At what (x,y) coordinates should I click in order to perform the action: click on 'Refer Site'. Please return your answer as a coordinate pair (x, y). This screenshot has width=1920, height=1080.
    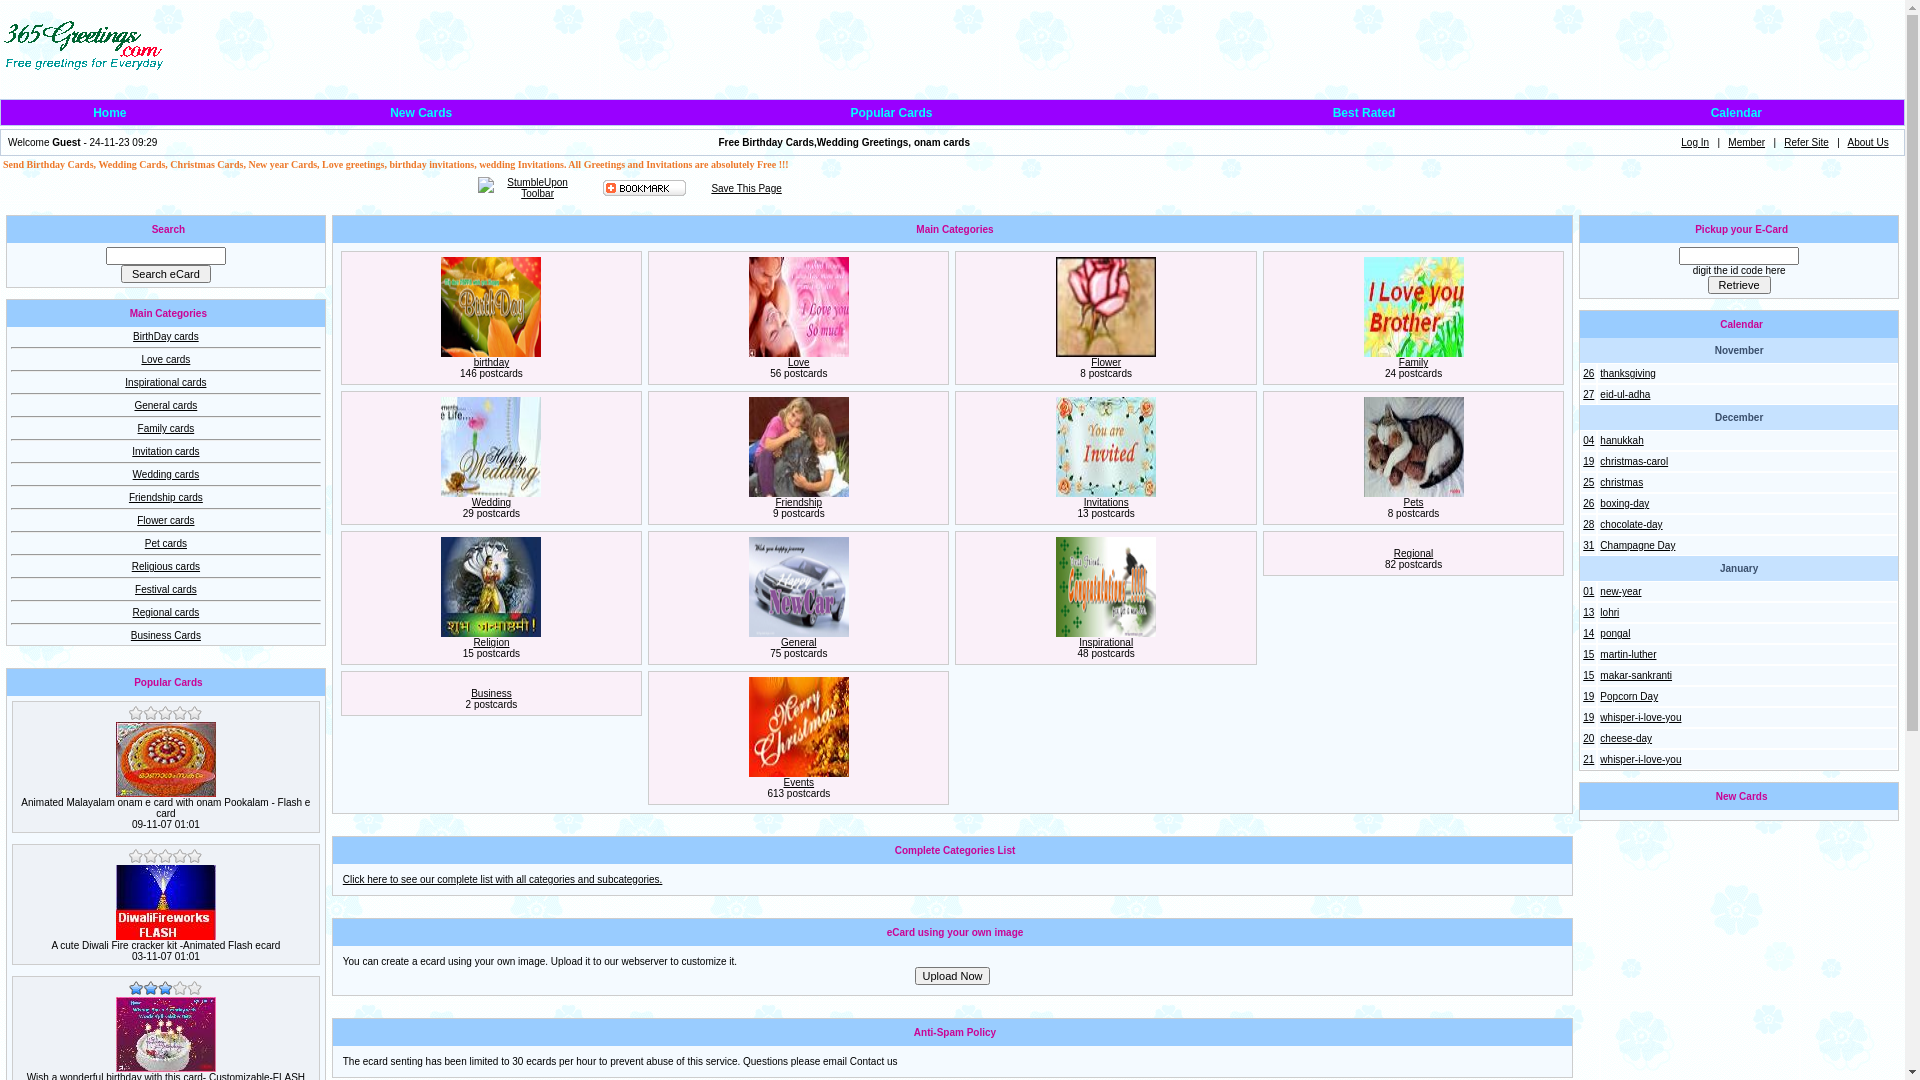
    Looking at the image, I should click on (1805, 141).